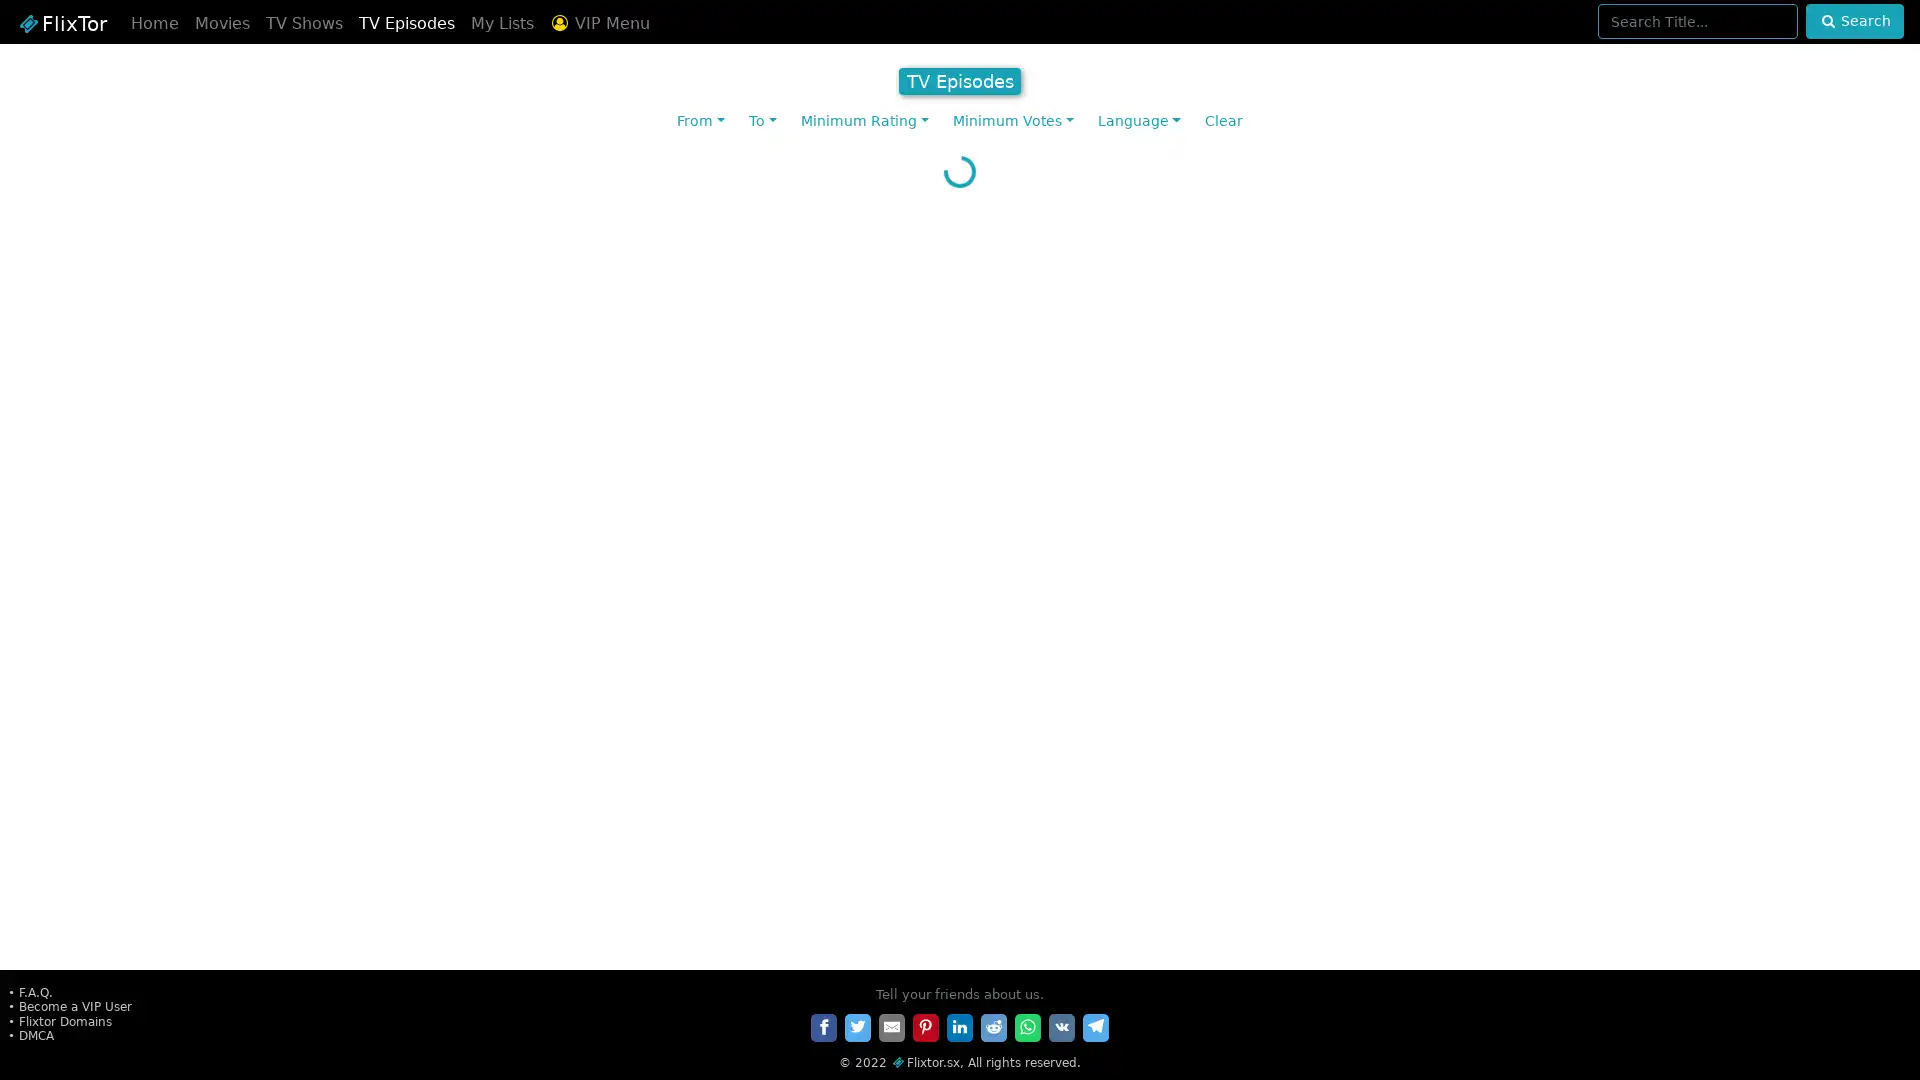  I want to click on From, so click(700, 121).